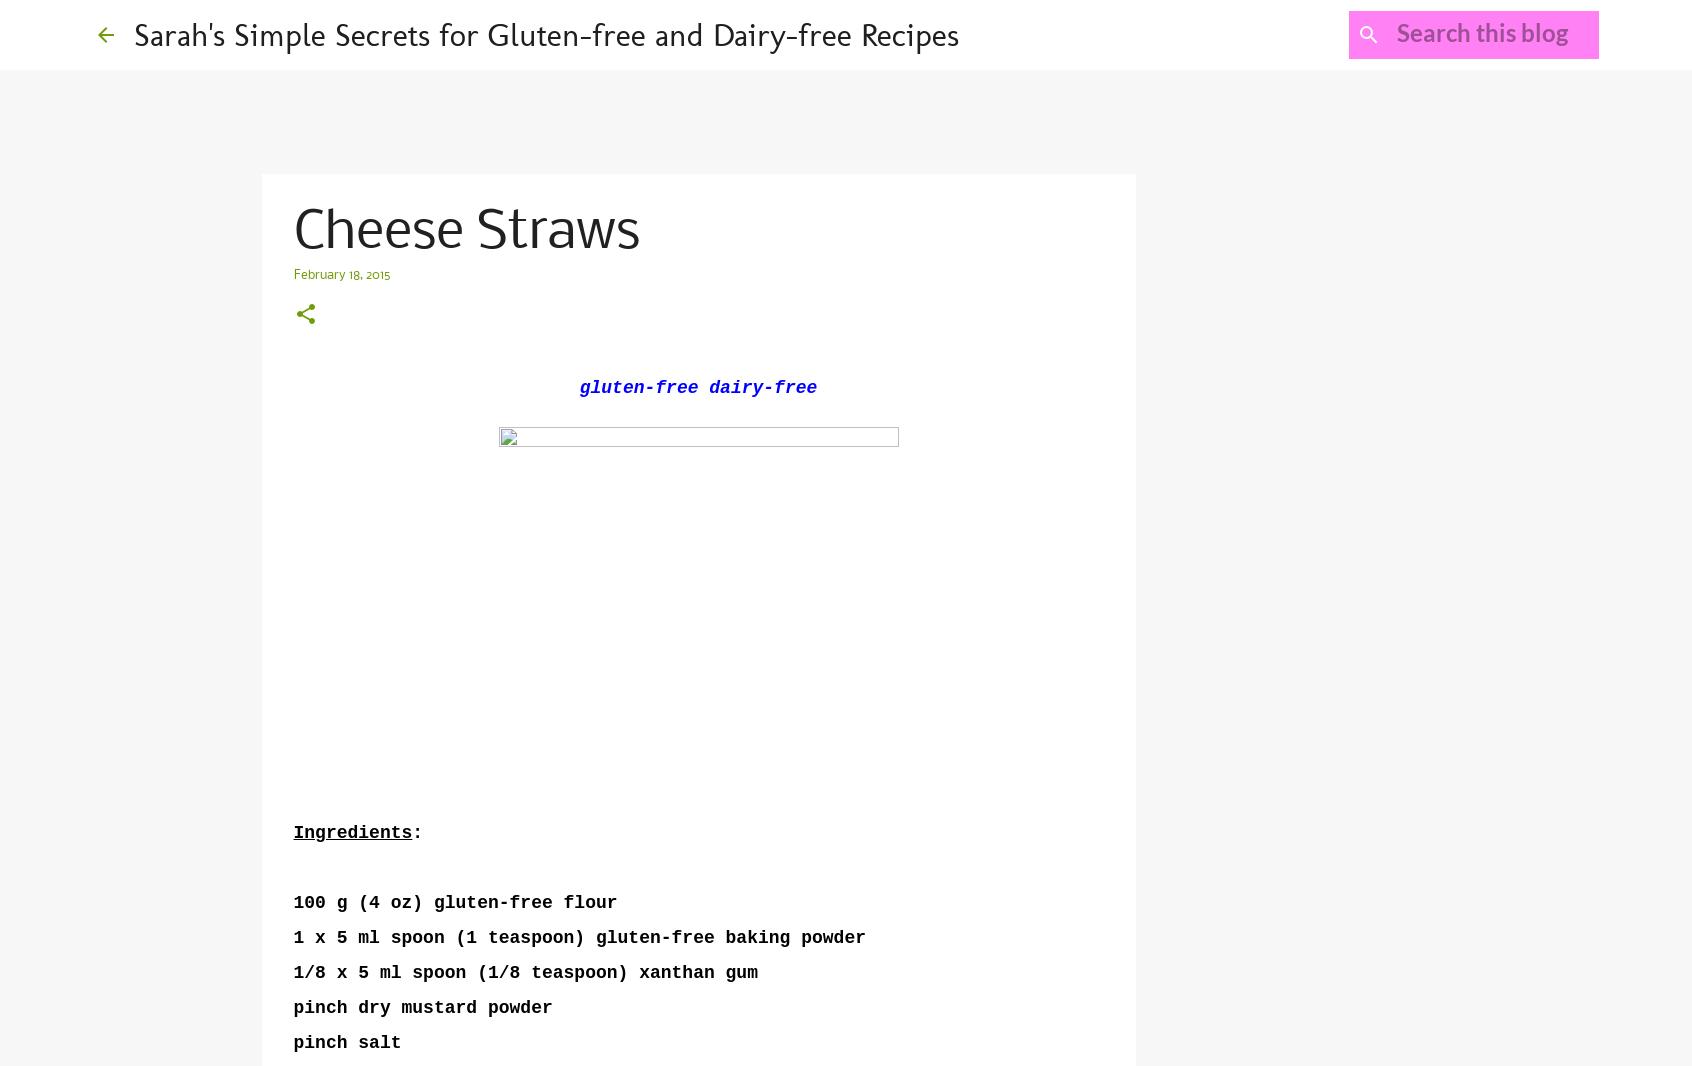 This screenshot has height=1066, width=1692. What do you see at coordinates (525, 973) in the screenshot?
I see `'1/8 x 5 ml spoon (1/8 teaspoon) xanthan gum'` at bounding box center [525, 973].